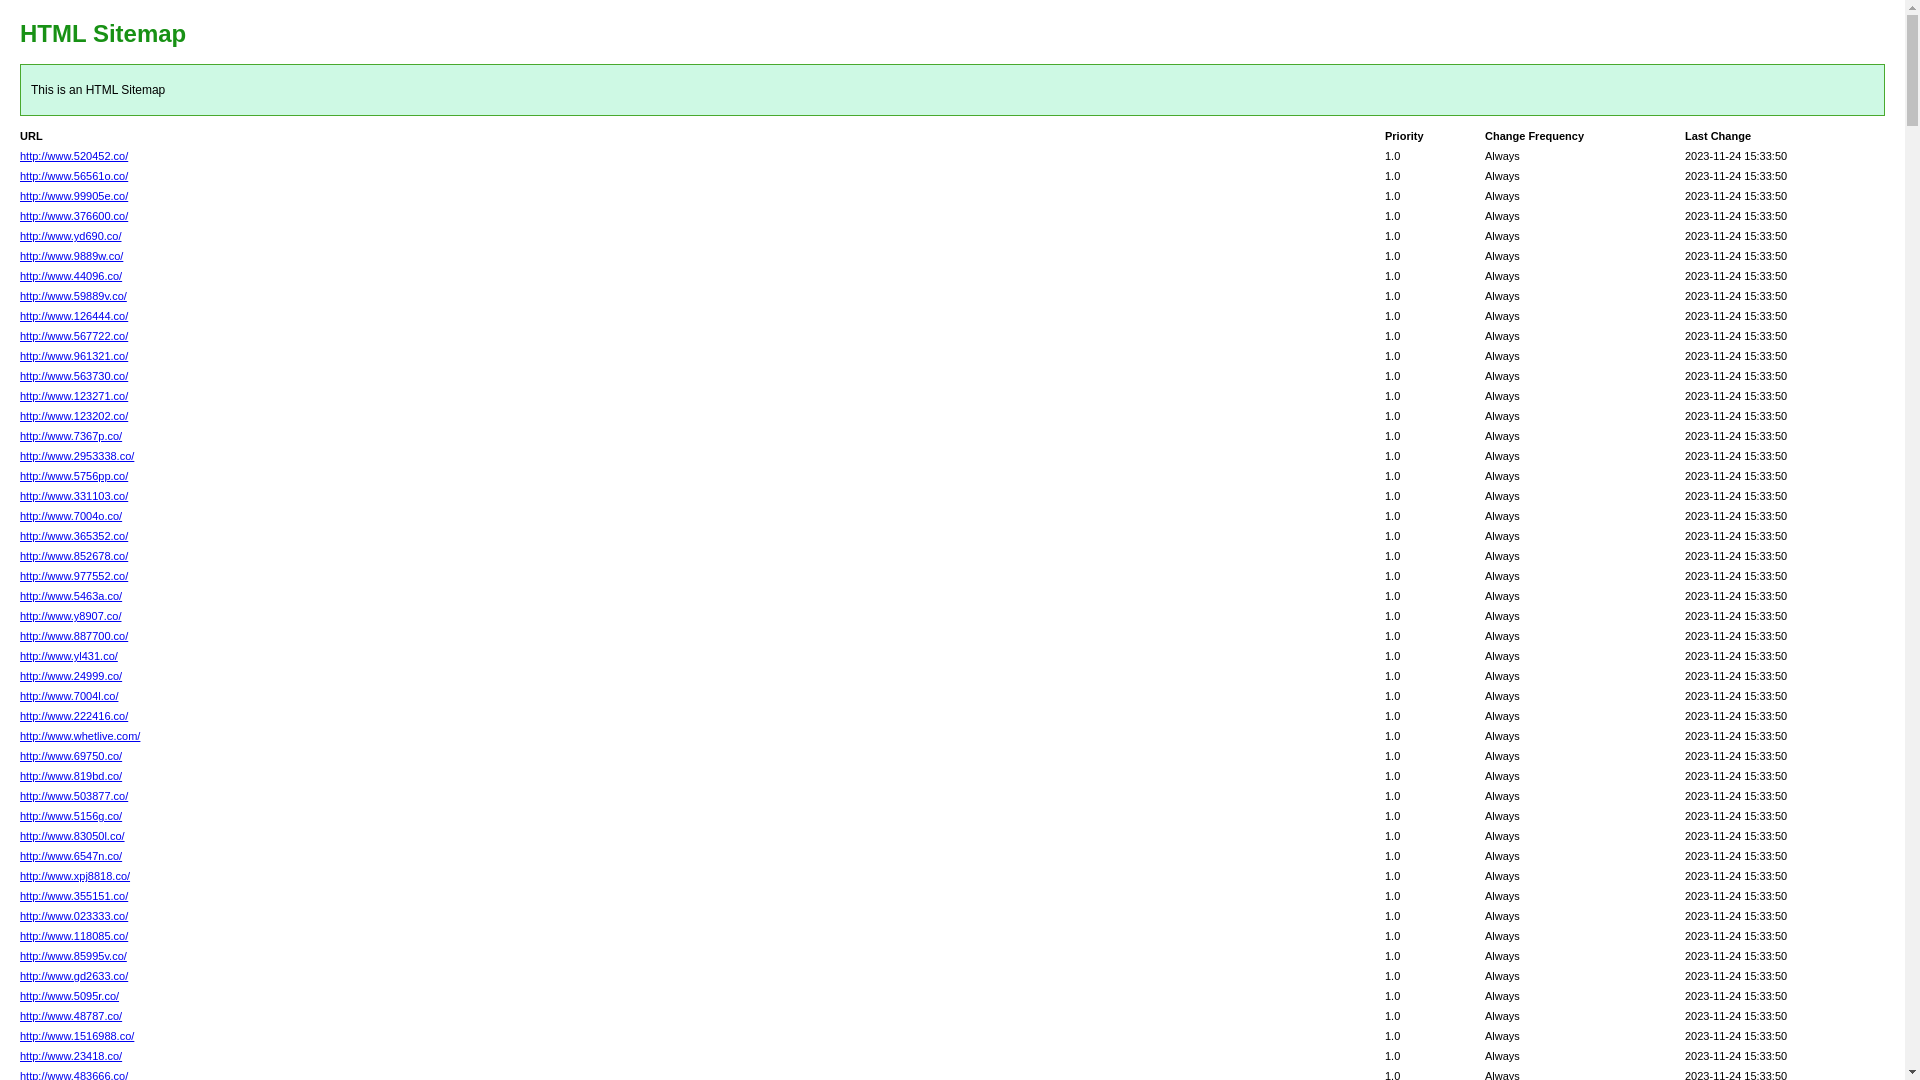  I want to click on 'http://www.99905e.co/', so click(19, 196).